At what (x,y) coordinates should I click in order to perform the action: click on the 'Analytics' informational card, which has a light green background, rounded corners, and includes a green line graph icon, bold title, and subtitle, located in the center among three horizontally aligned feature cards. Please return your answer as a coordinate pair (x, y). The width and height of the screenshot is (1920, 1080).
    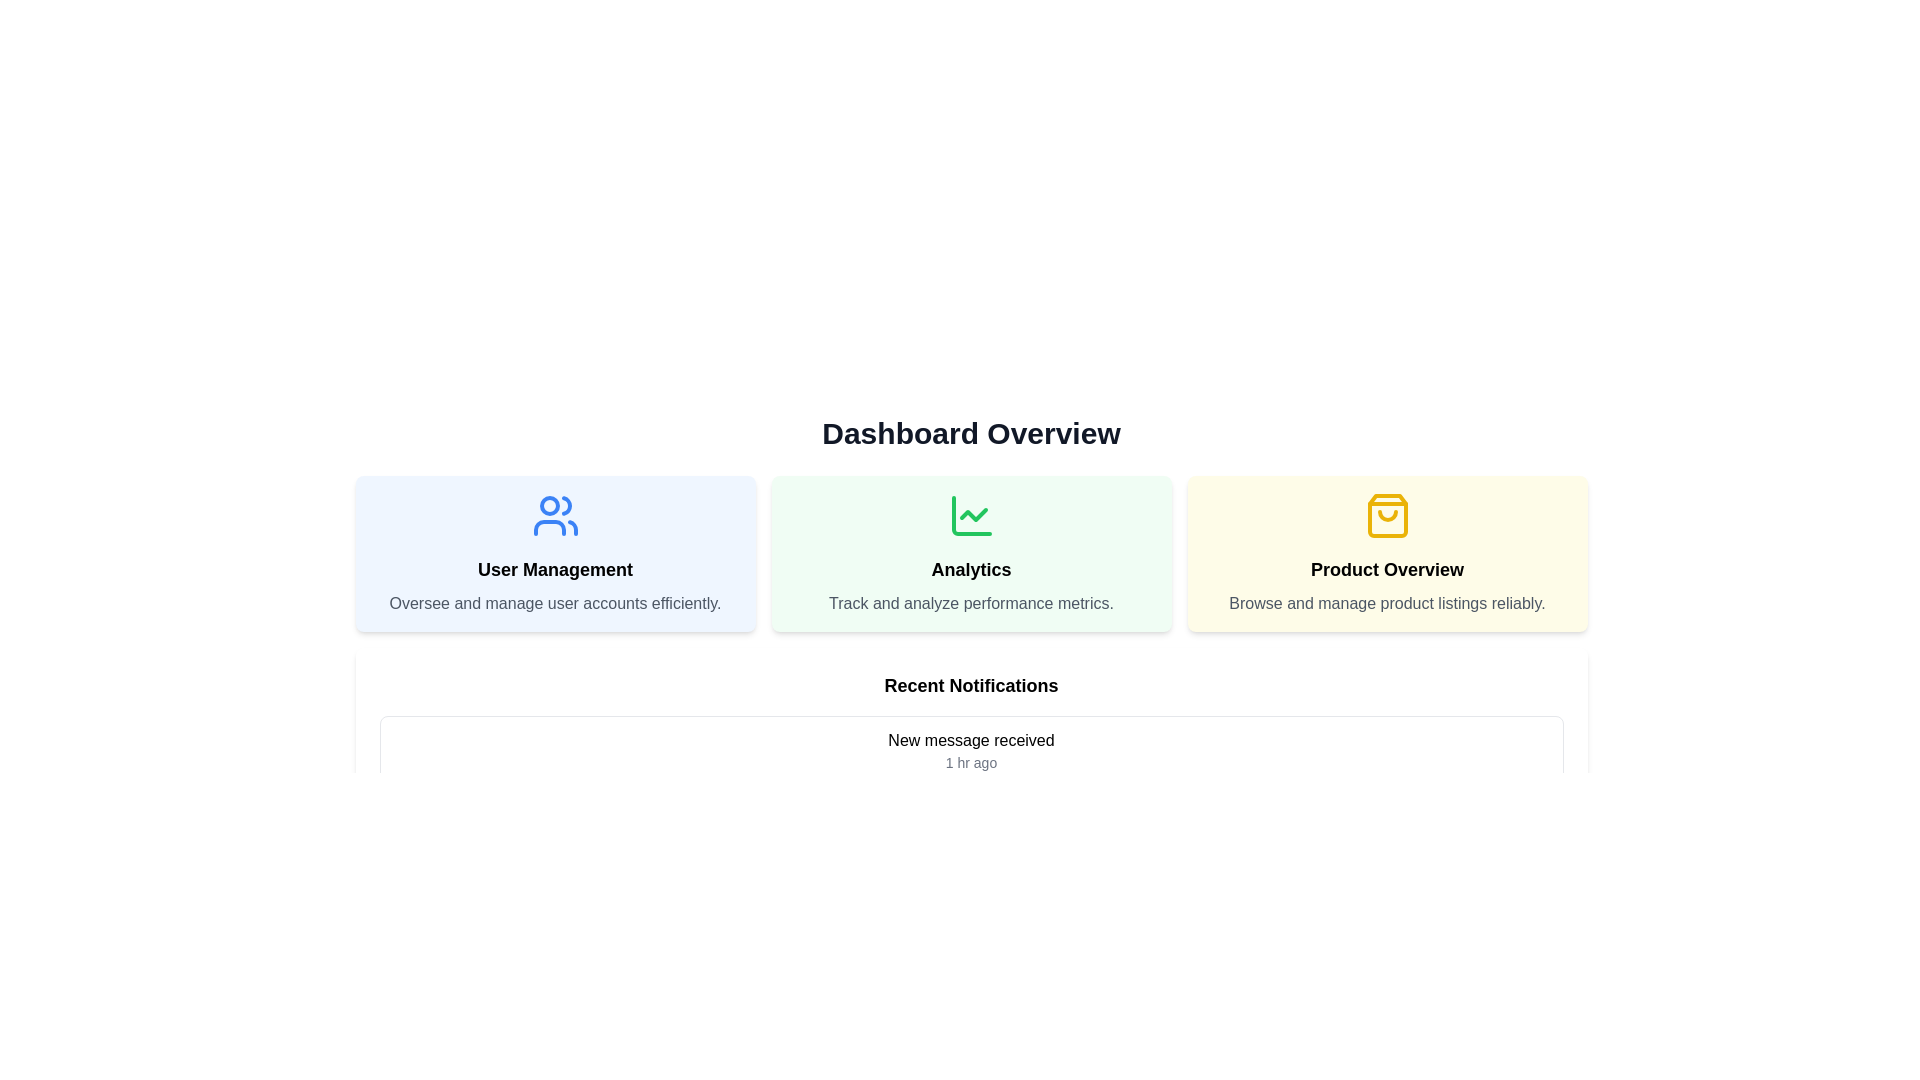
    Looking at the image, I should click on (971, 554).